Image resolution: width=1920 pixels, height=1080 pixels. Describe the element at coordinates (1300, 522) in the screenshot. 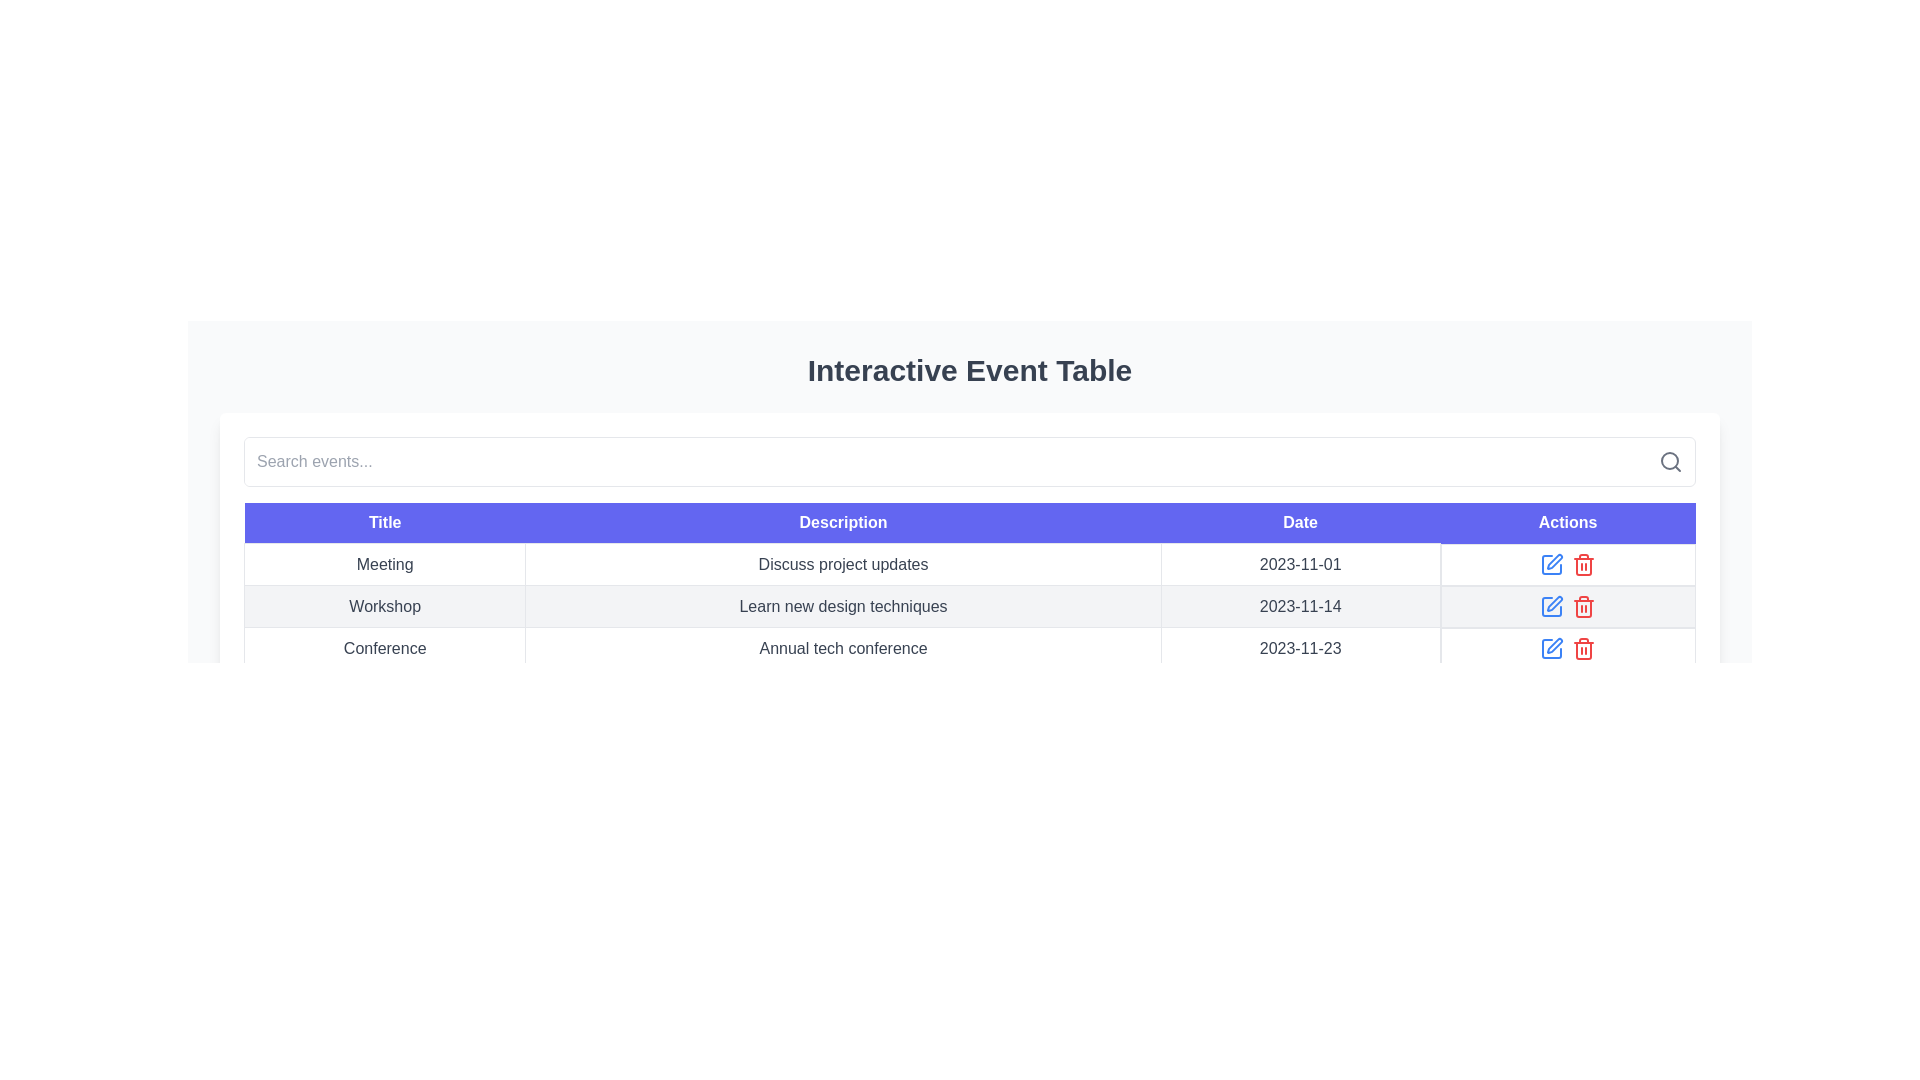

I see `the 'Date' column header cell in the table, which is the third header from the left and serves as a label for the date data` at that location.